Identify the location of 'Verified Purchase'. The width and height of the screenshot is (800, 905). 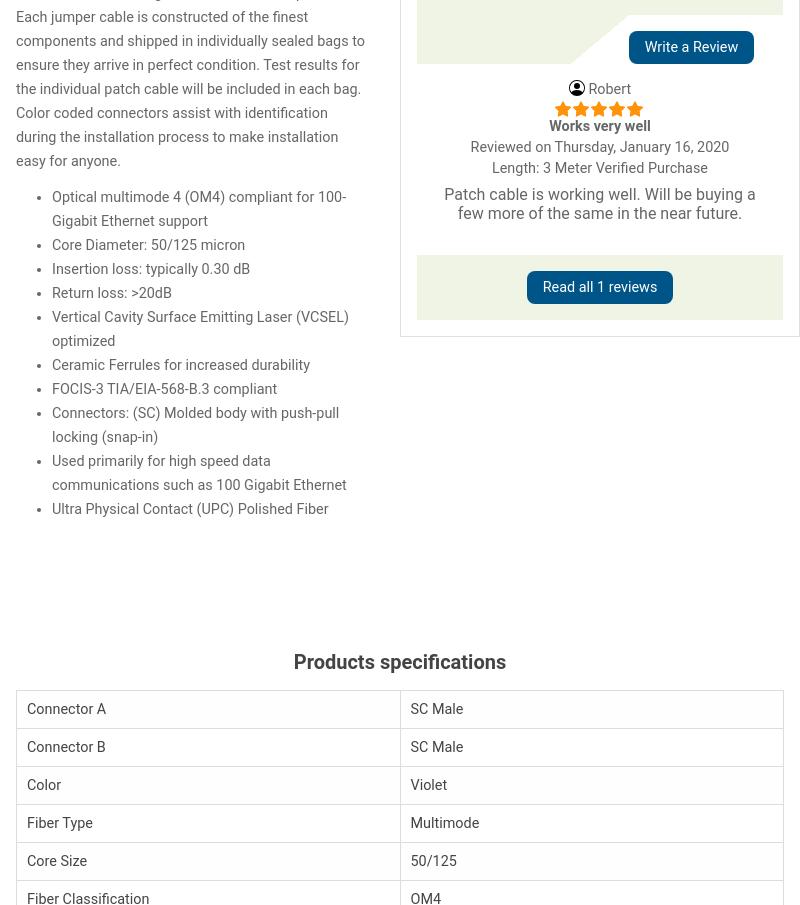
(650, 167).